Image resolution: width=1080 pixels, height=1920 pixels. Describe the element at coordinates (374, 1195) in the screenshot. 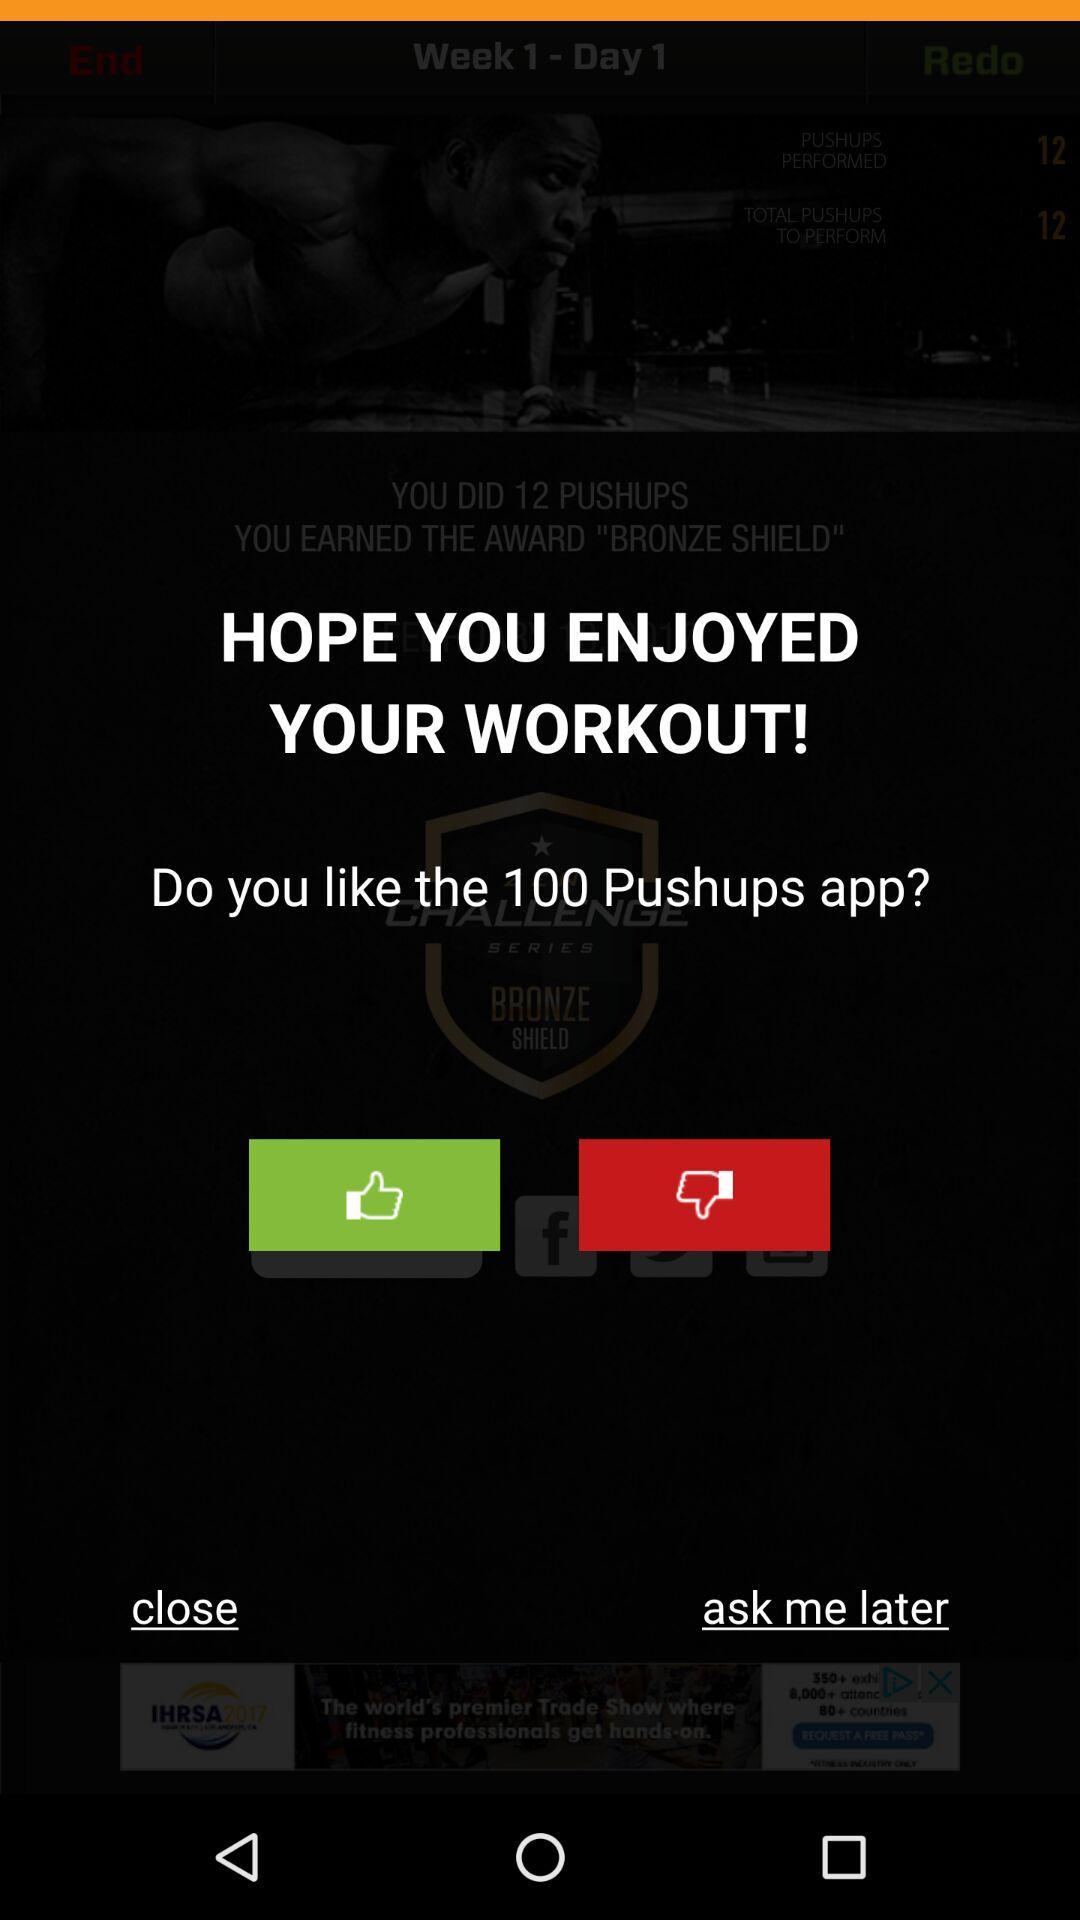

I see `like button` at that location.